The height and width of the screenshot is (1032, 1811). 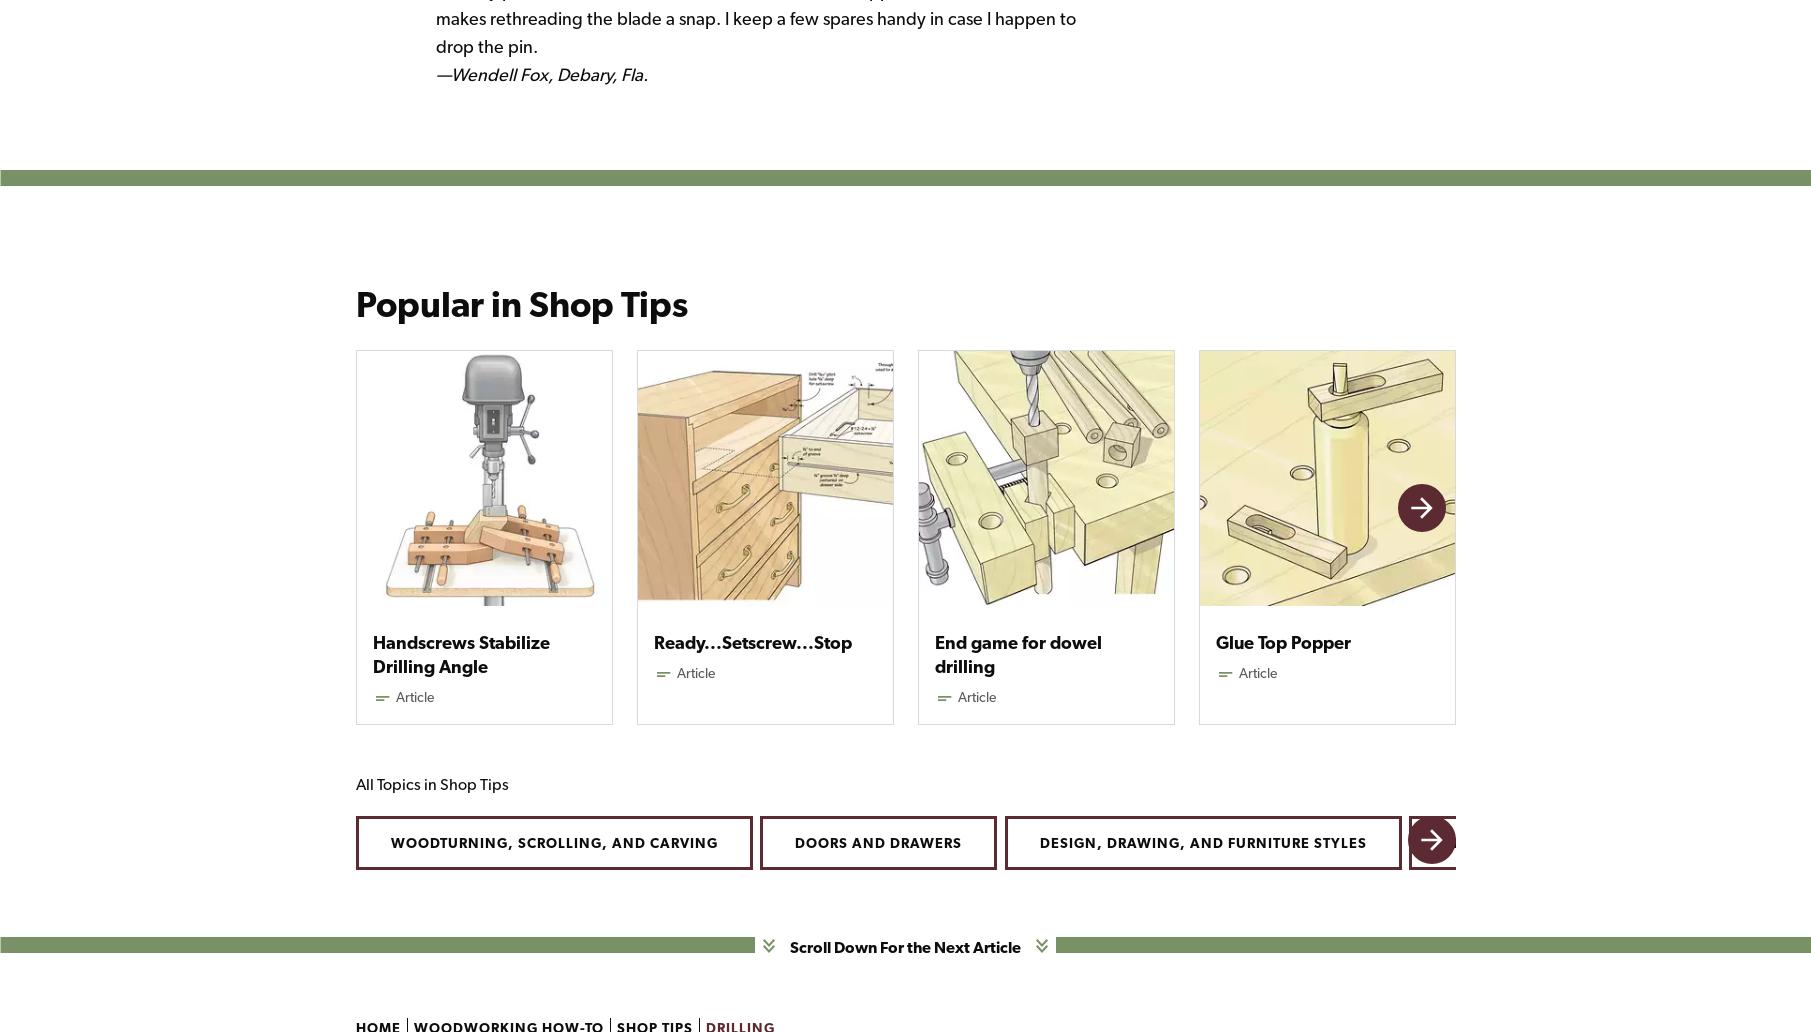 I want to click on 'Popular in', so click(x=441, y=302).